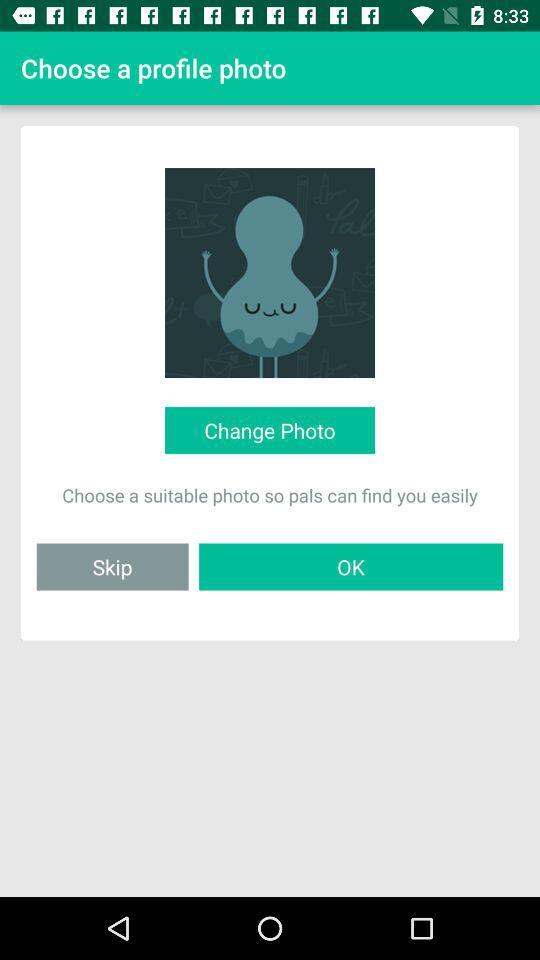  I want to click on the icon on the left, so click(112, 566).